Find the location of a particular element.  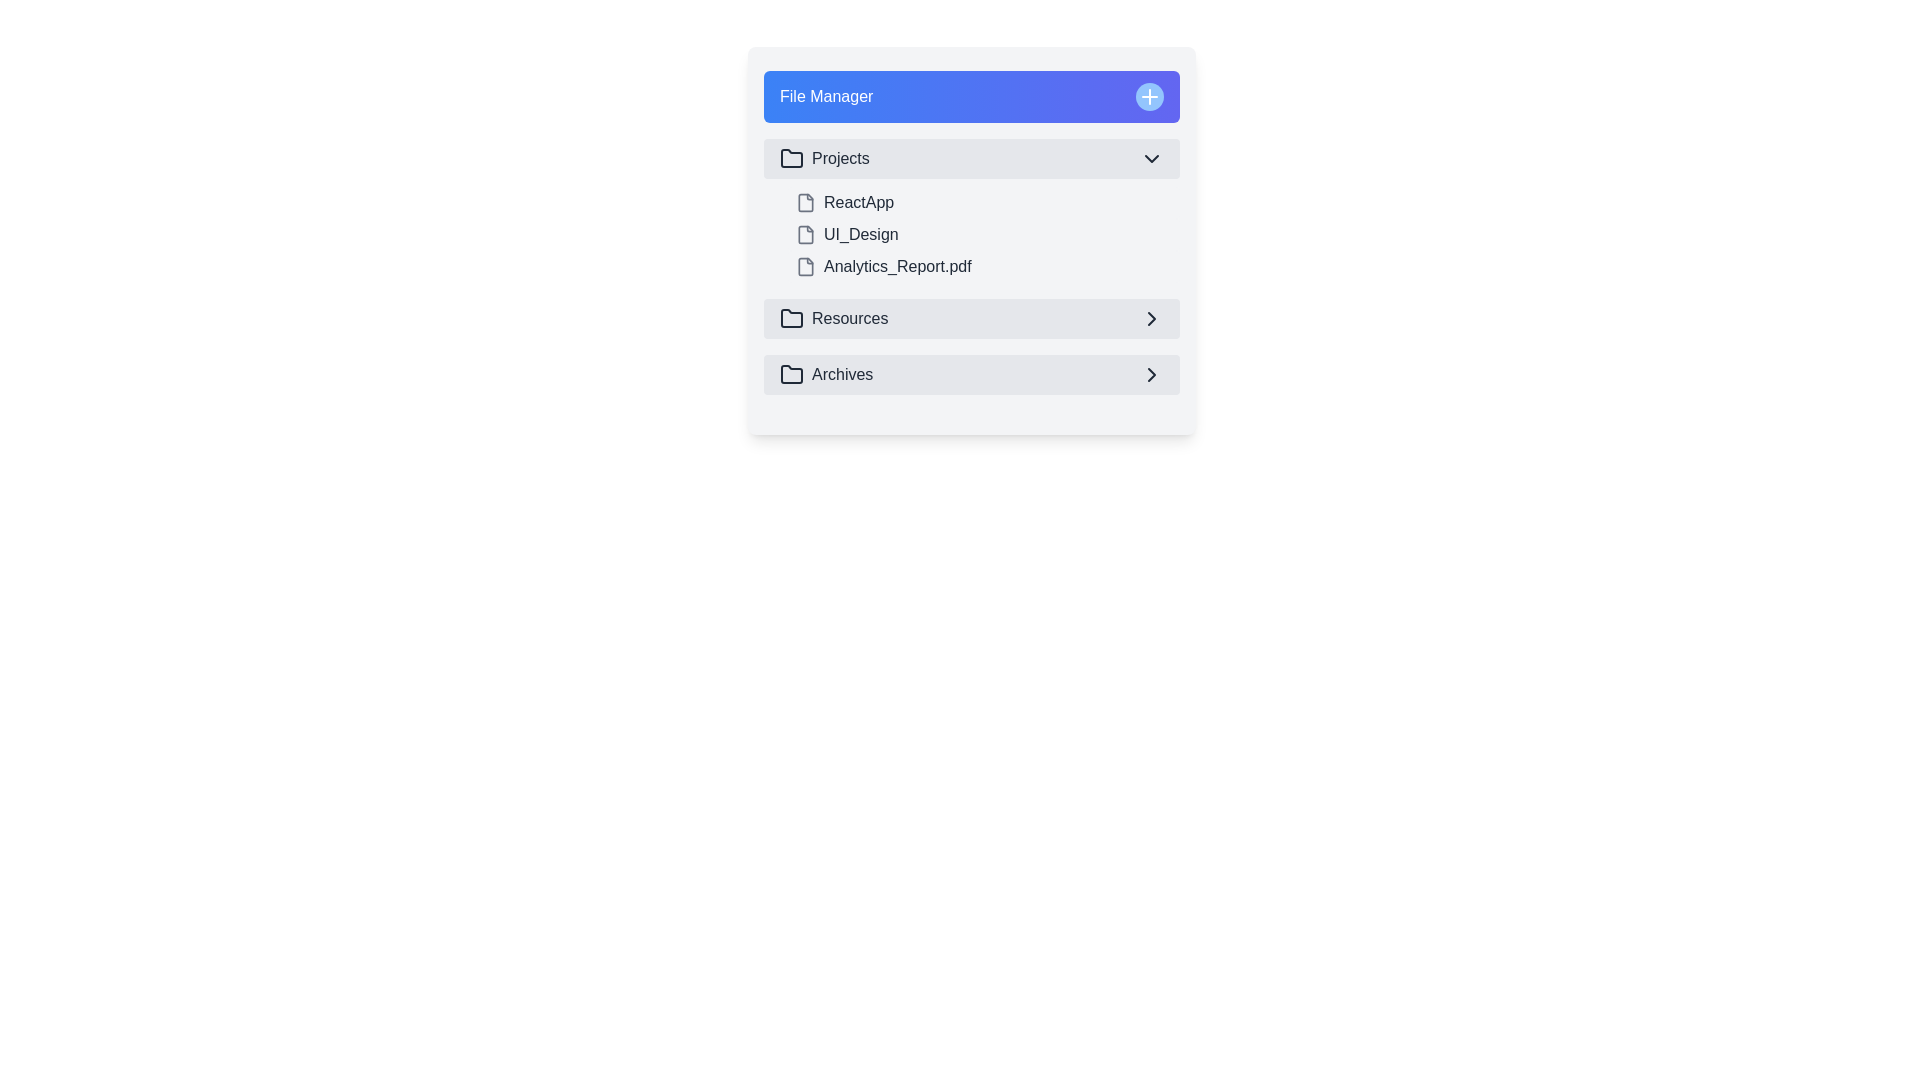

the folder icon that represents 'Resources' located in the vertical list under 'File Manager', positioned between 'Projects' and 'Archives' is located at coordinates (791, 316).